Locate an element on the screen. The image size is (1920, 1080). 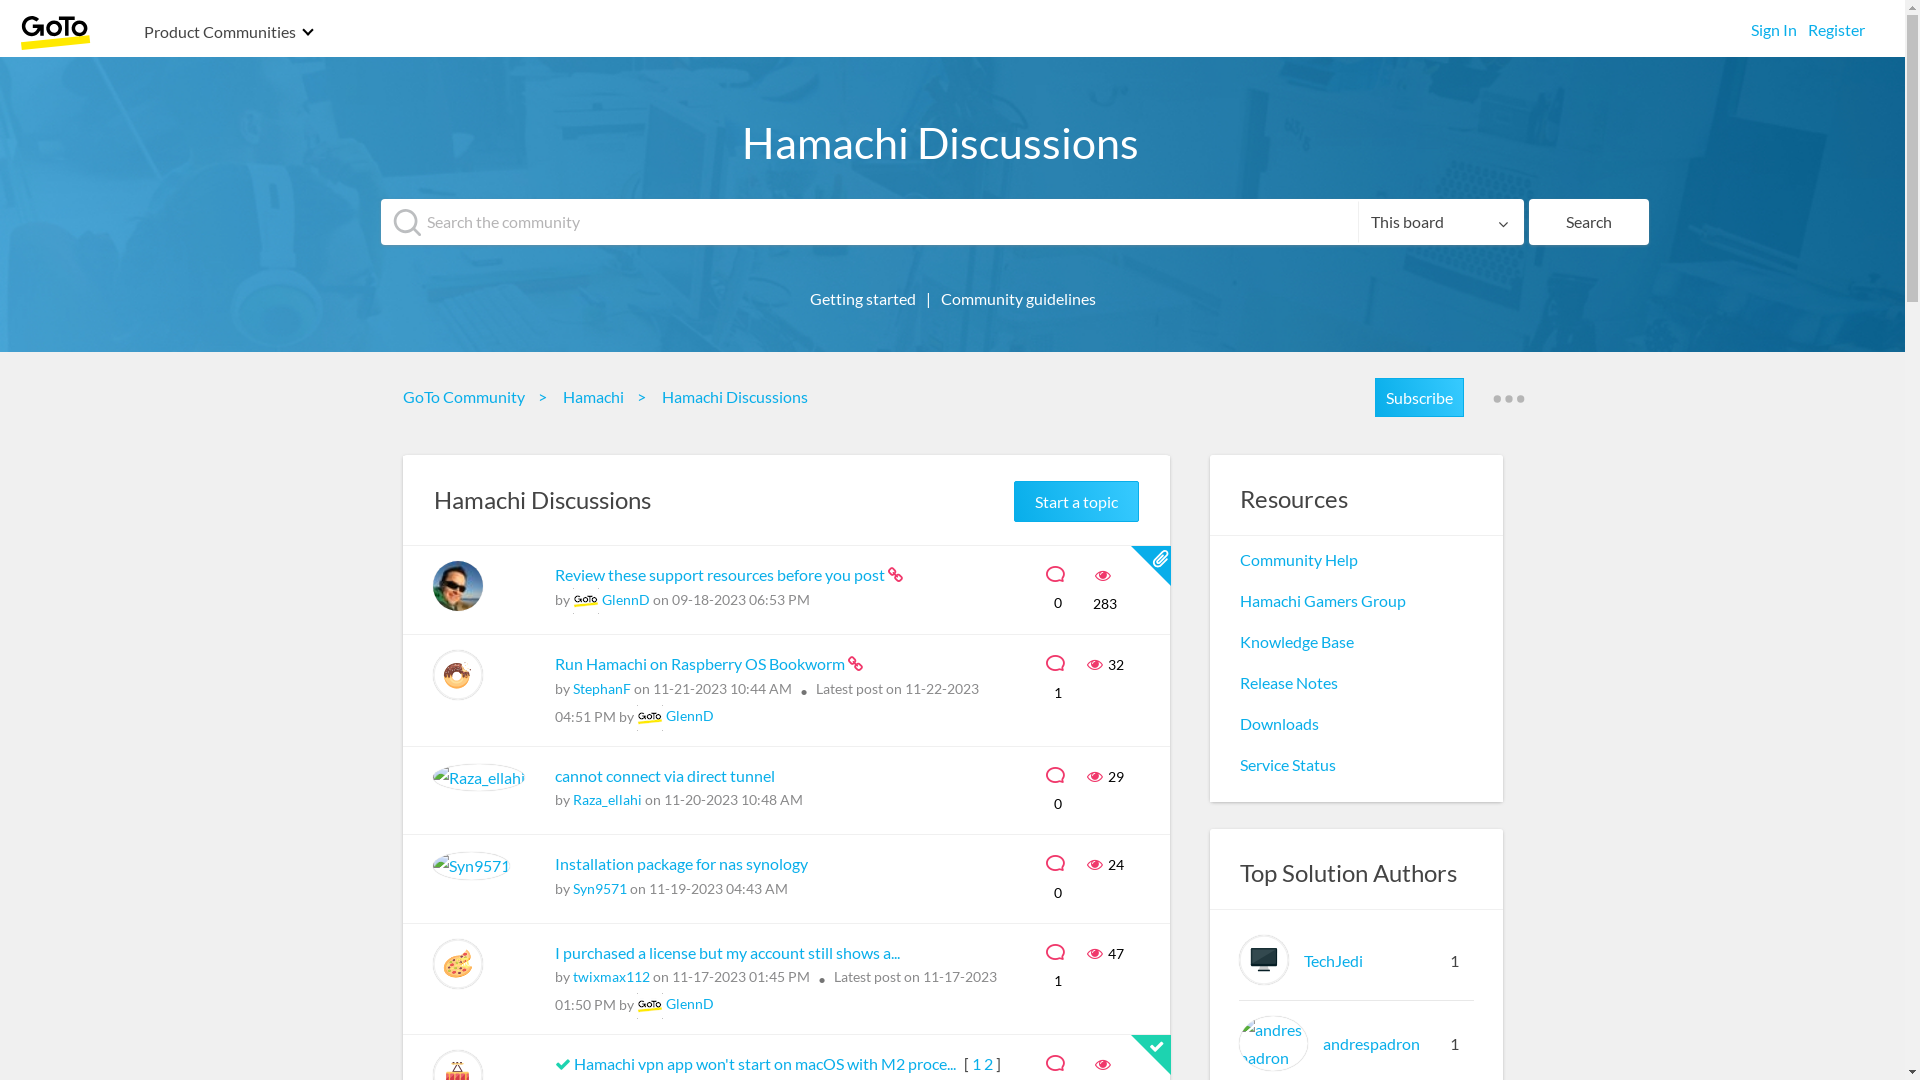
'Sign In' is located at coordinates (1774, 24).